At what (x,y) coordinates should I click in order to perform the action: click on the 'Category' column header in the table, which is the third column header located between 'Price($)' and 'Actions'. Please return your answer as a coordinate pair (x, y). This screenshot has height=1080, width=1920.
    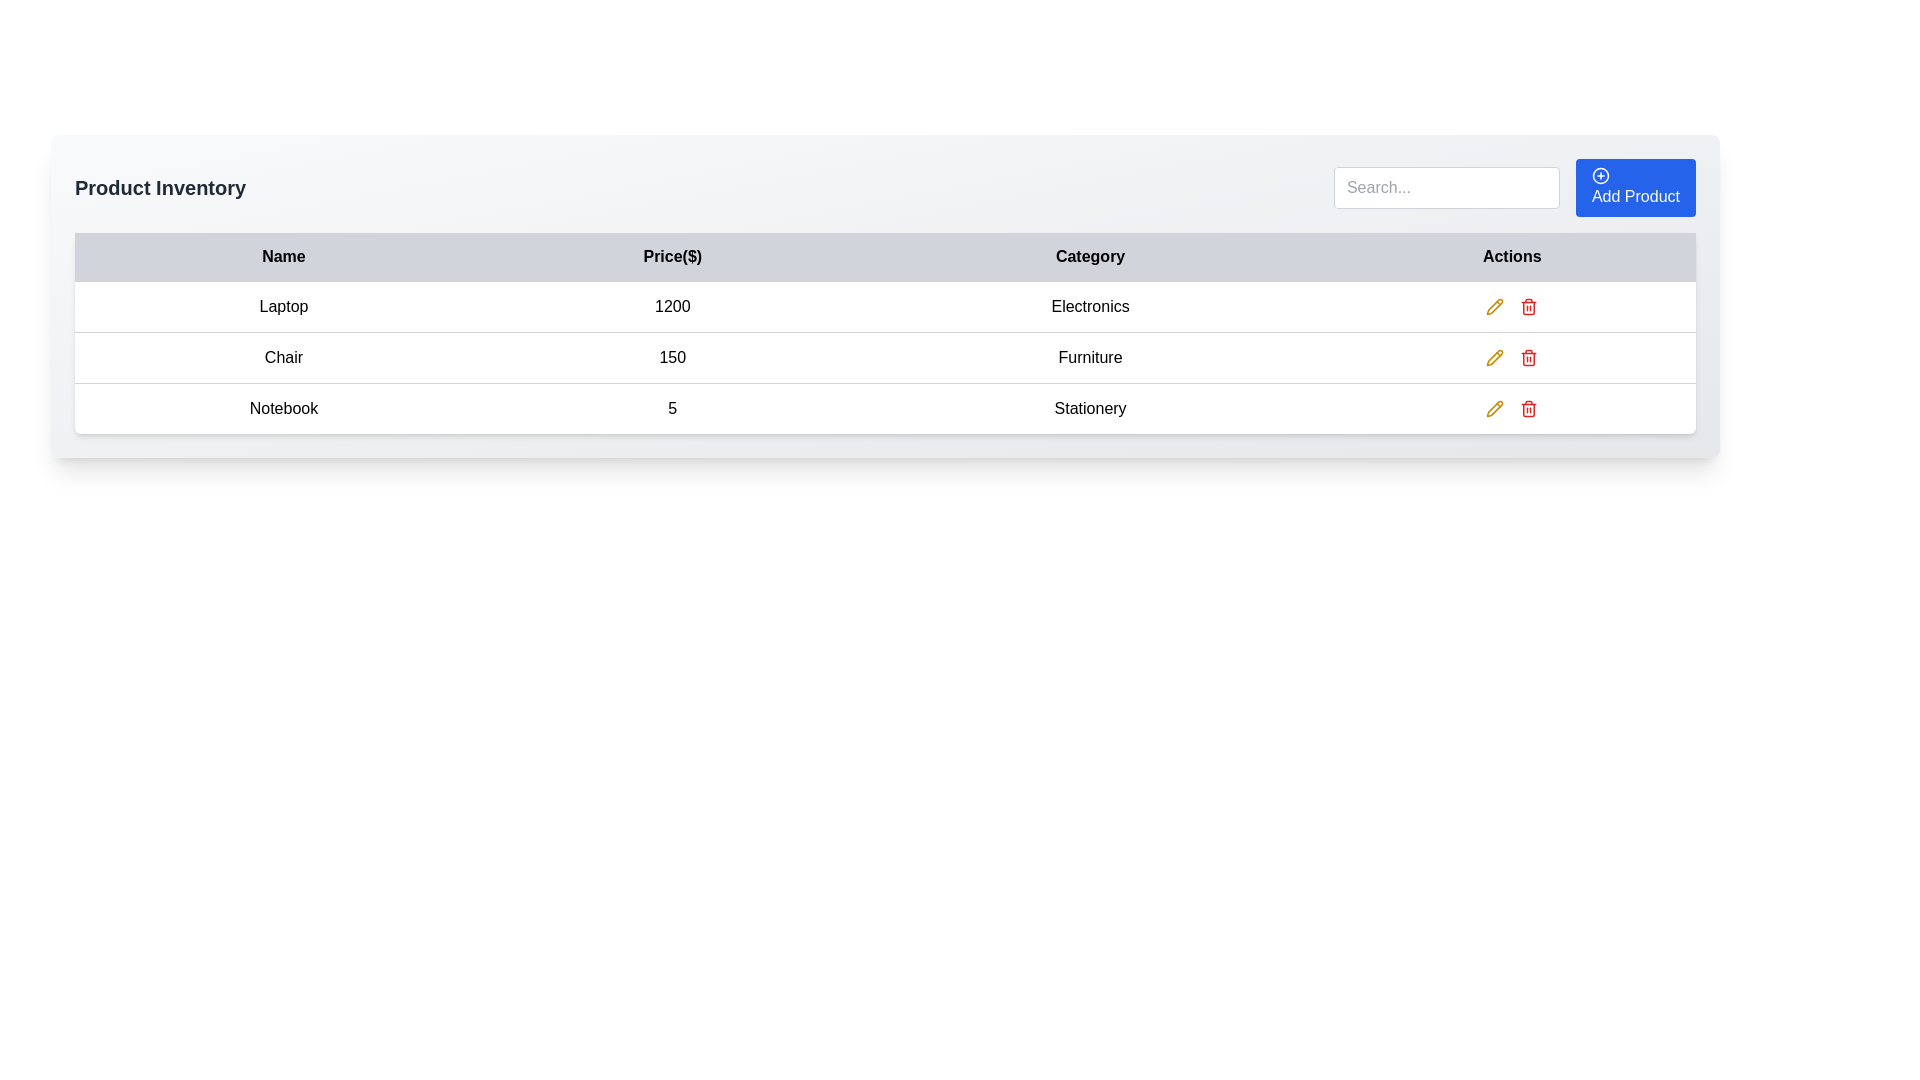
    Looking at the image, I should click on (1089, 256).